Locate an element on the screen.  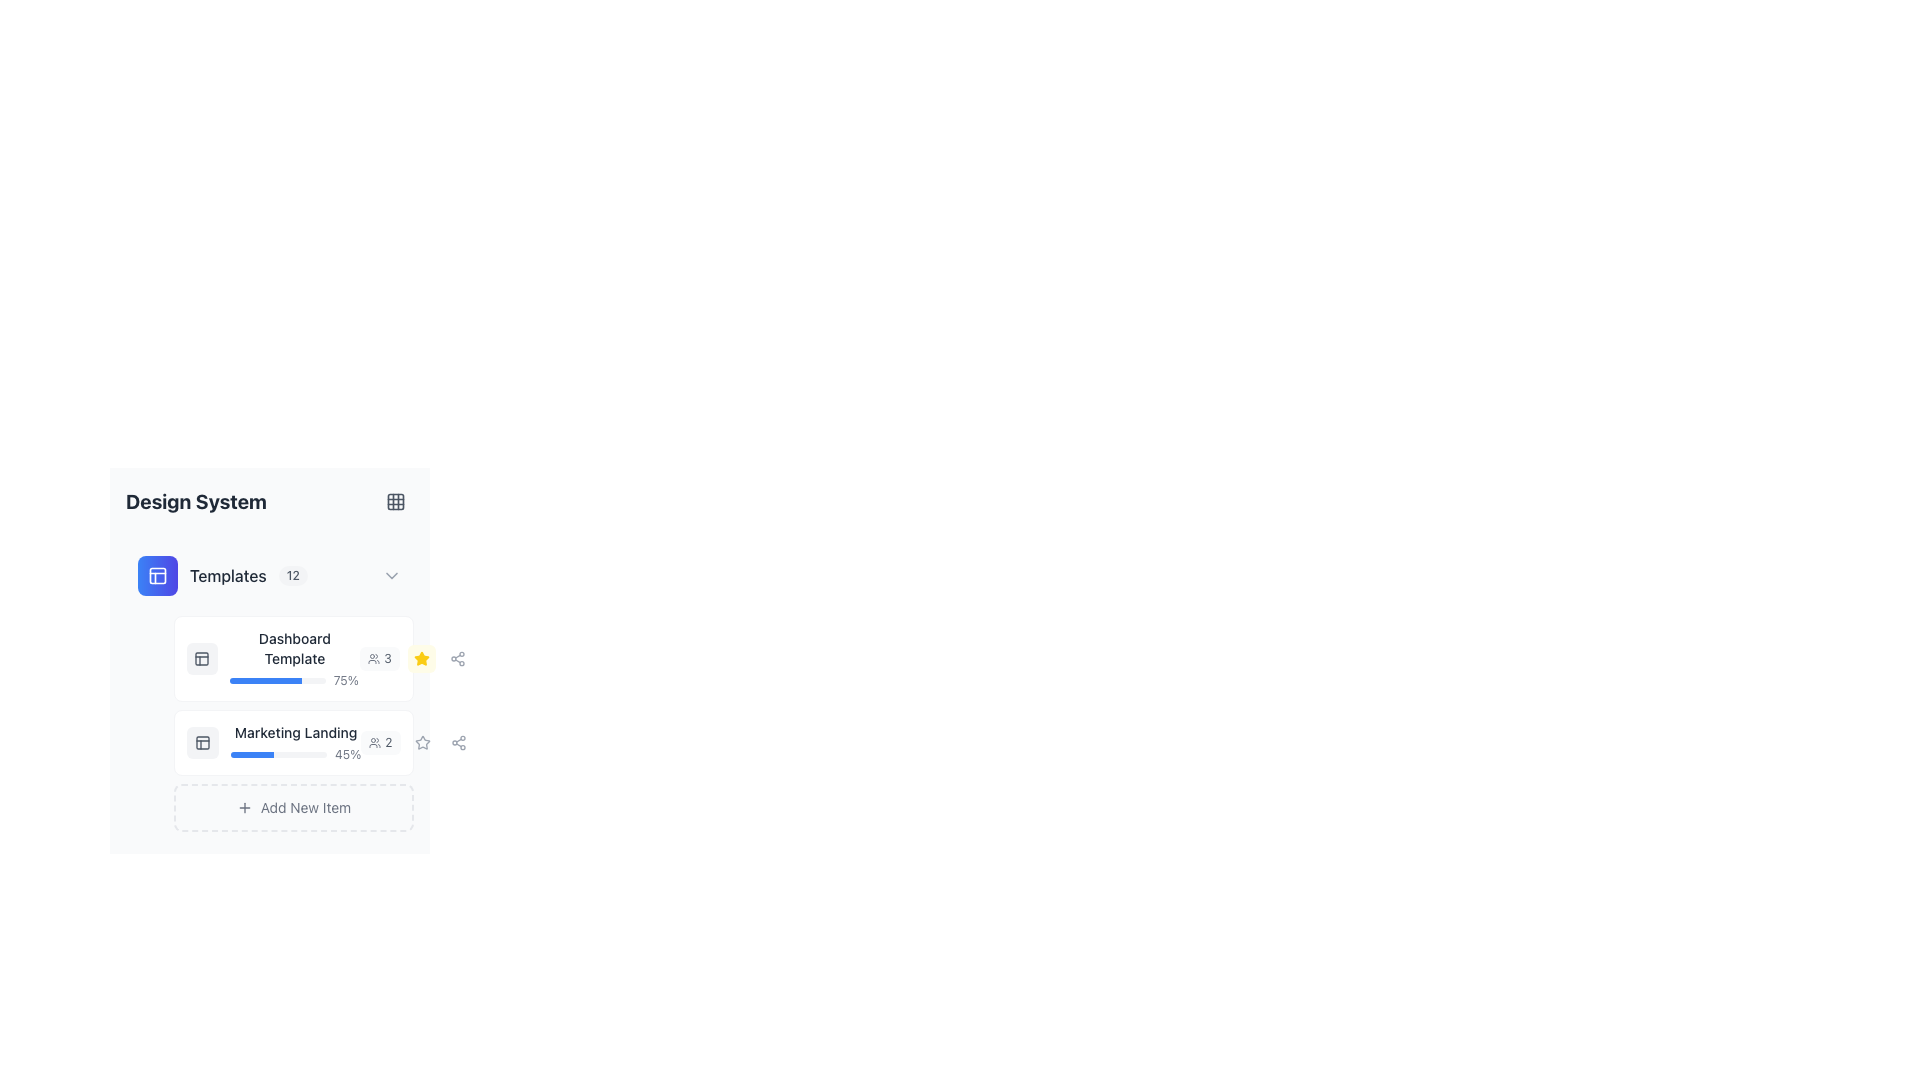
the icon embedded in the rounded rectangular button located near the top-left corner of the subpanel displaying the template's details is located at coordinates (202, 659).